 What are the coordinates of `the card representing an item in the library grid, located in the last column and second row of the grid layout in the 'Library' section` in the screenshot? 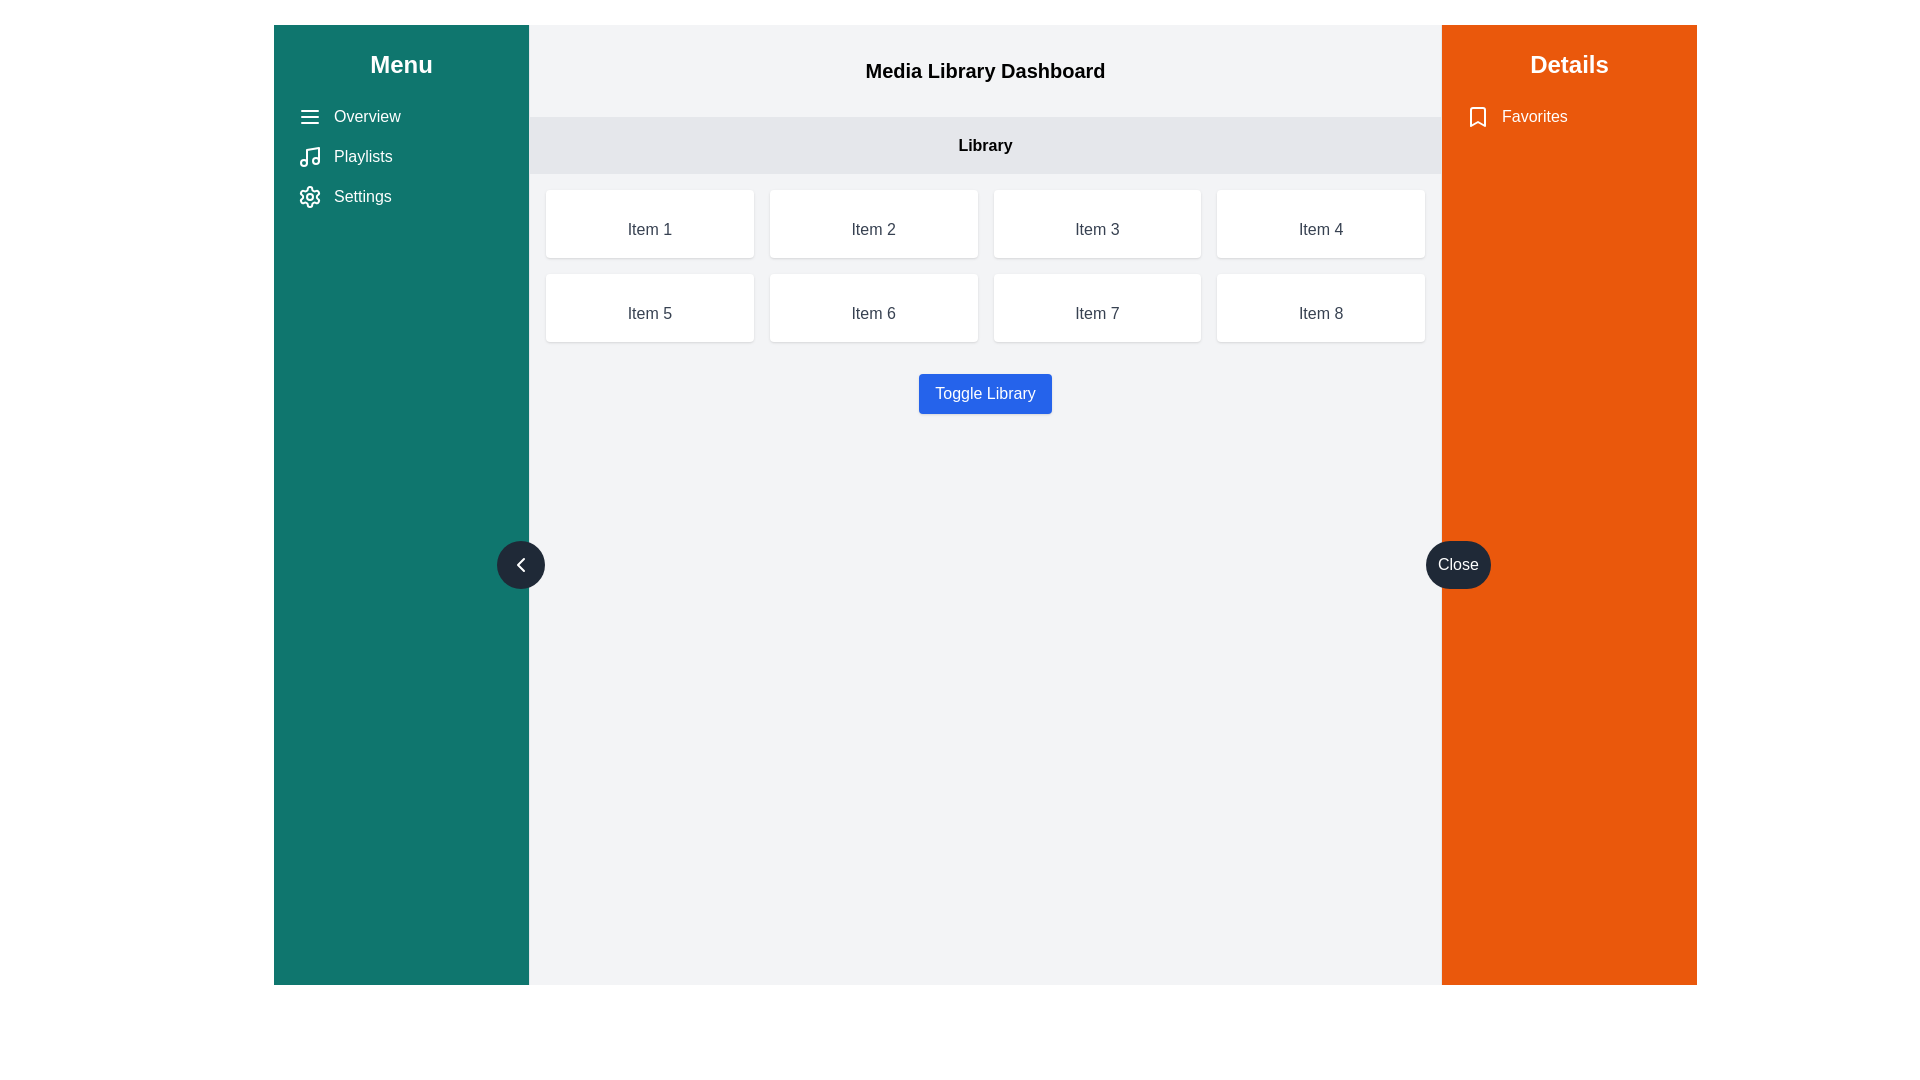 It's located at (1321, 308).